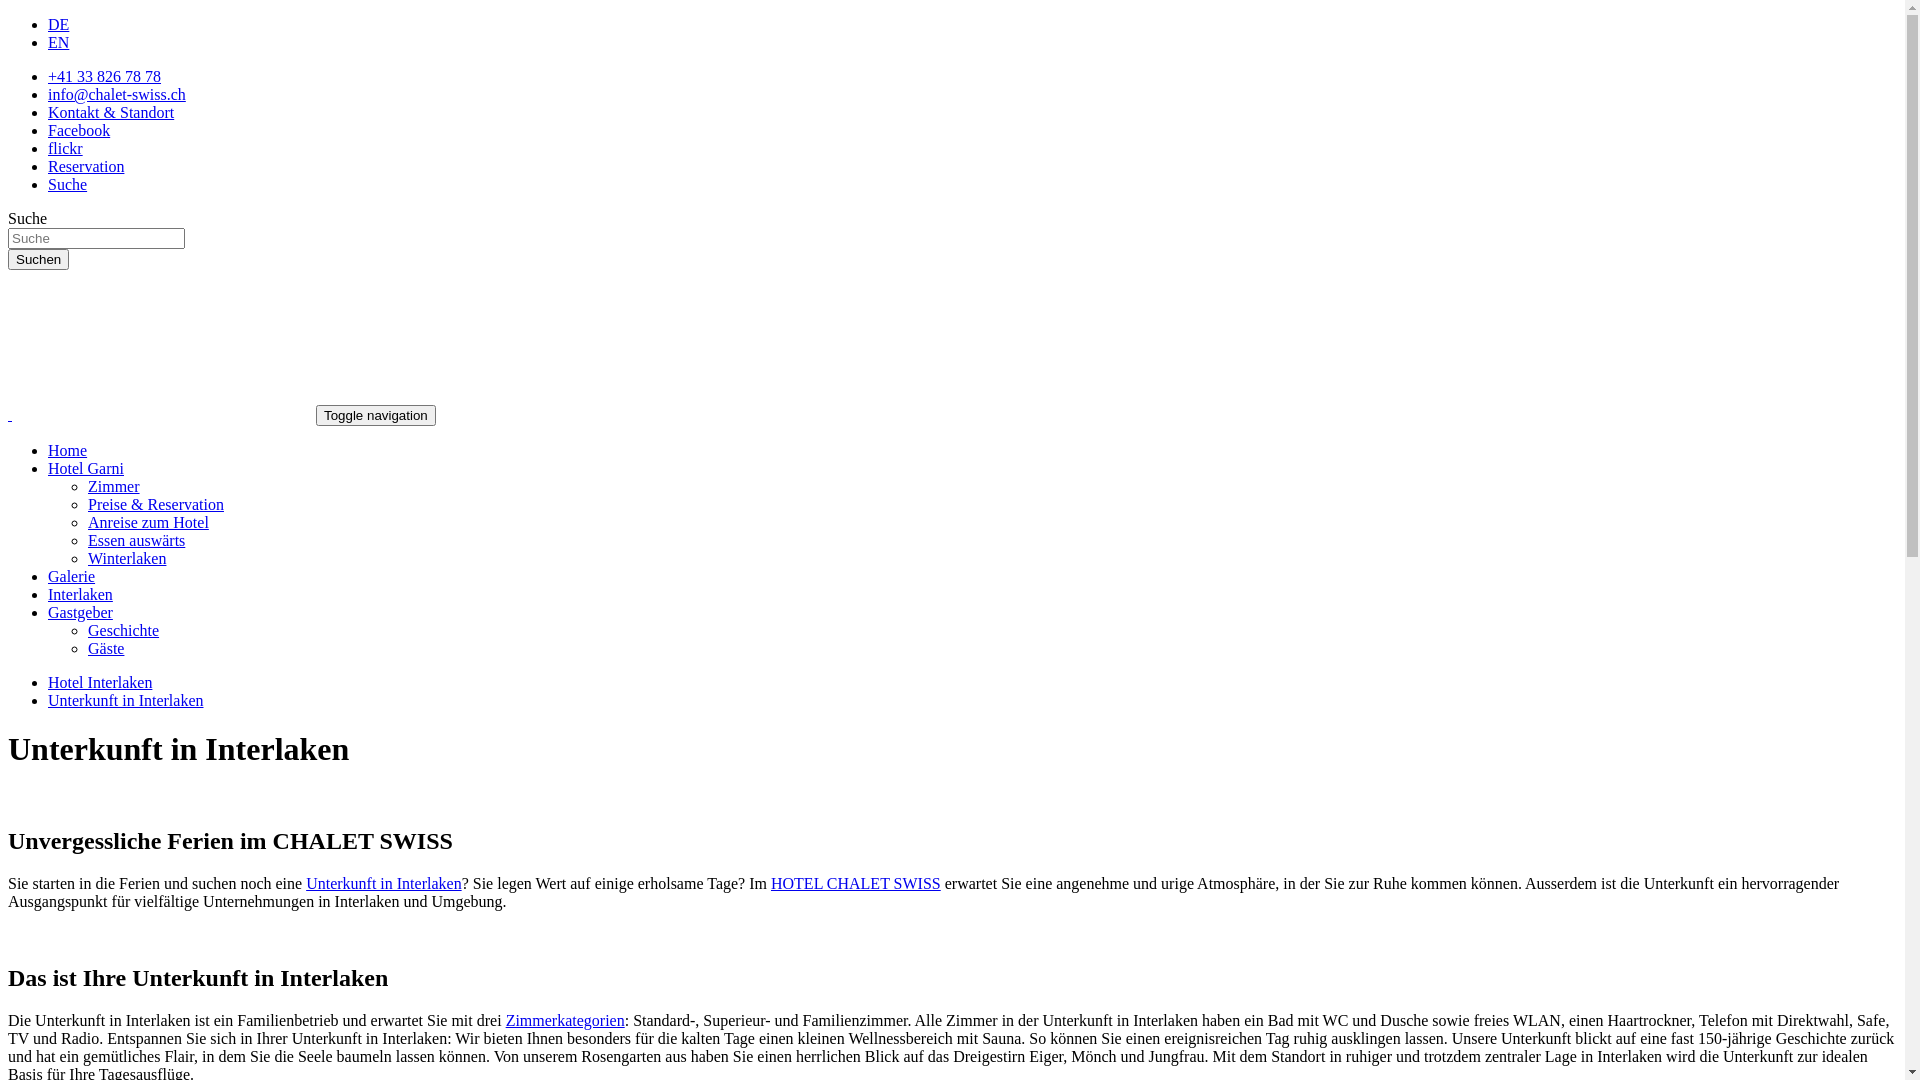 Image resolution: width=1920 pixels, height=1080 pixels. Describe the element at coordinates (38, 258) in the screenshot. I see `'Suchen'` at that location.